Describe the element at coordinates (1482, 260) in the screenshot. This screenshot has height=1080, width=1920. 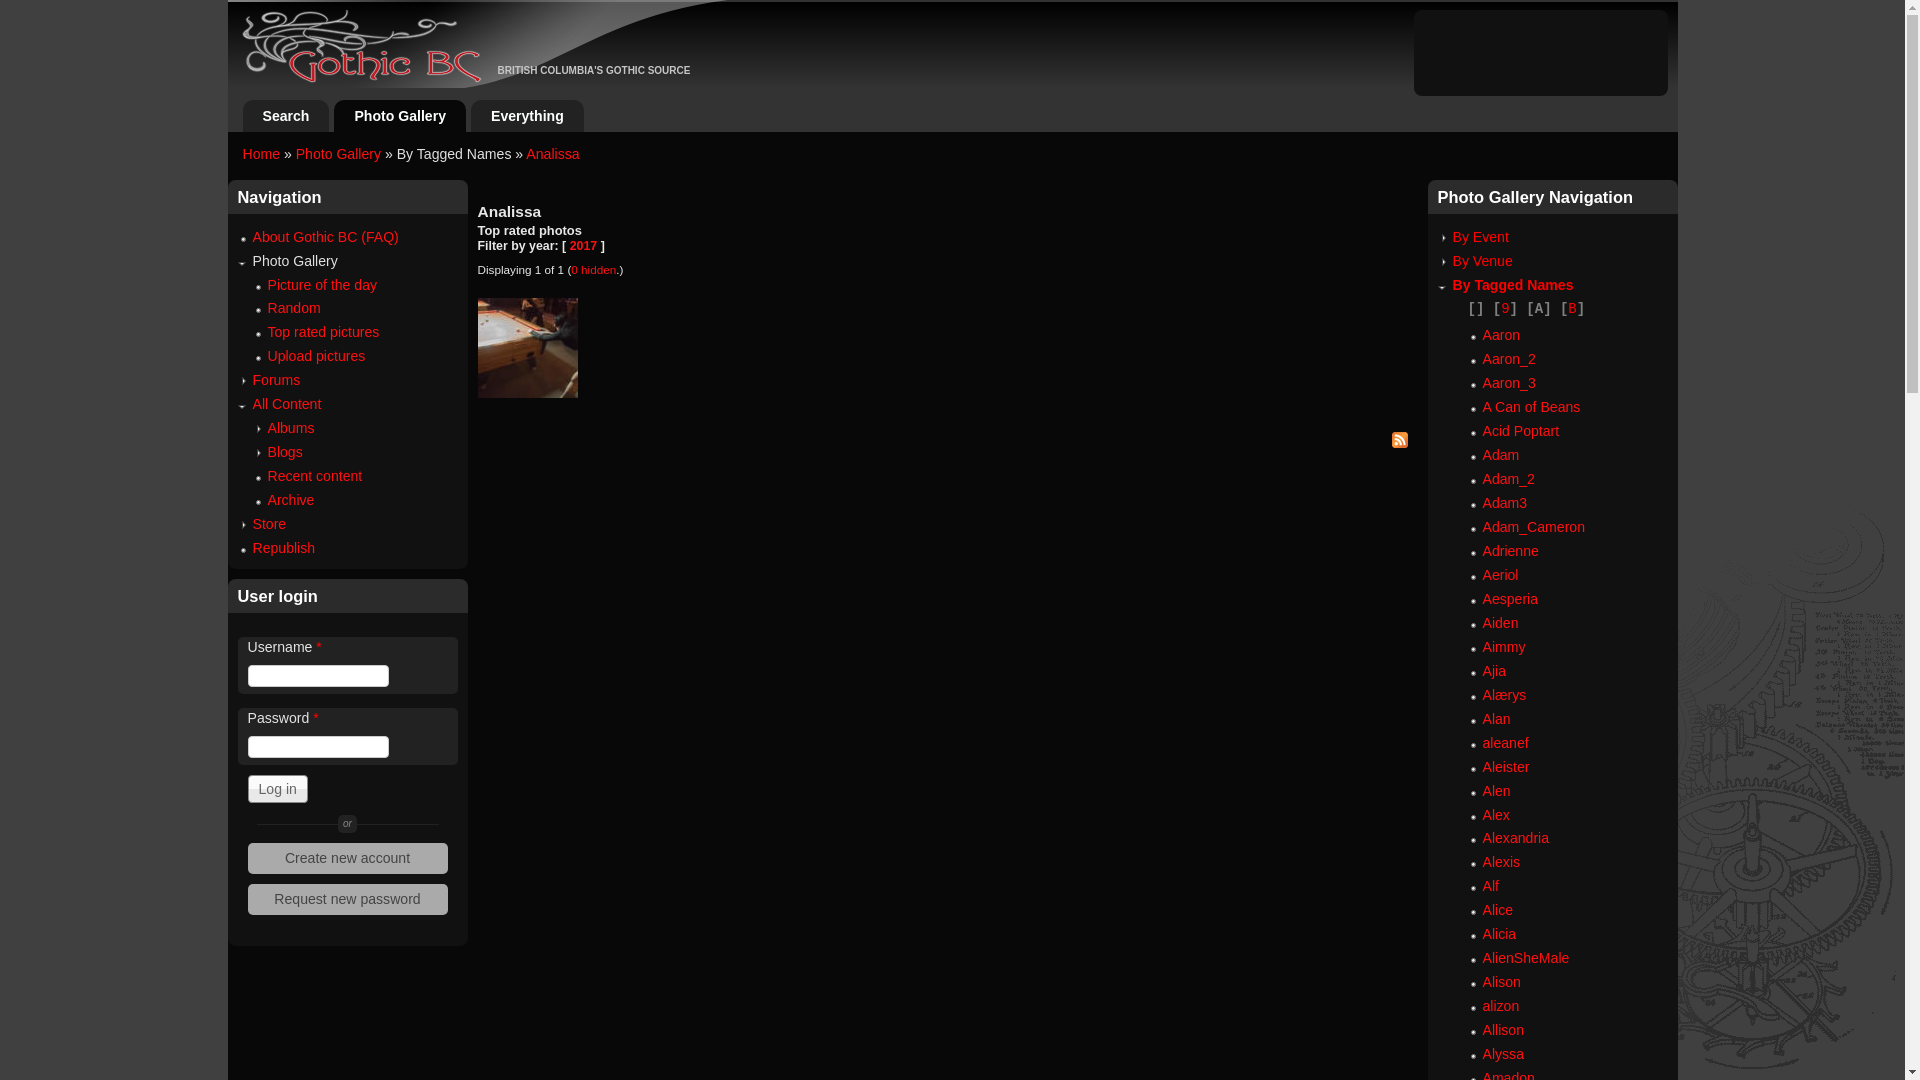
I see `'By Venue'` at that location.